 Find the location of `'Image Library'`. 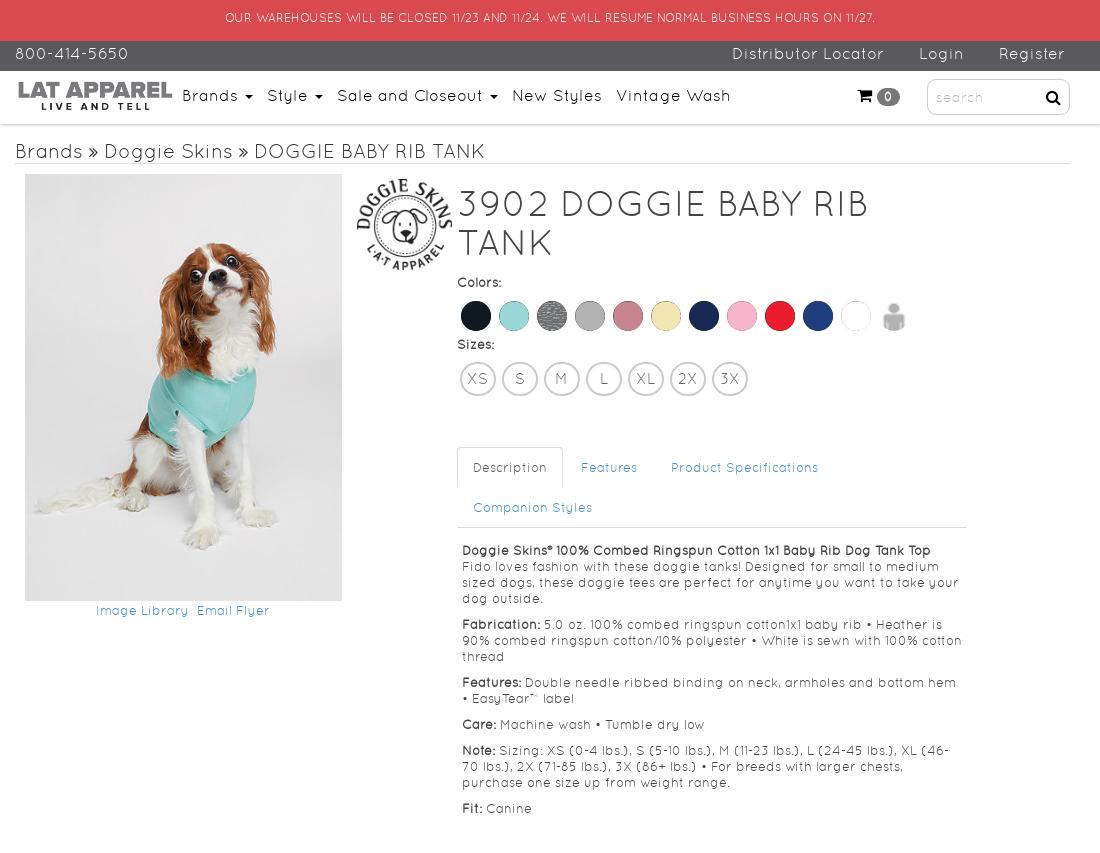

'Image Library' is located at coordinates (96, 609).